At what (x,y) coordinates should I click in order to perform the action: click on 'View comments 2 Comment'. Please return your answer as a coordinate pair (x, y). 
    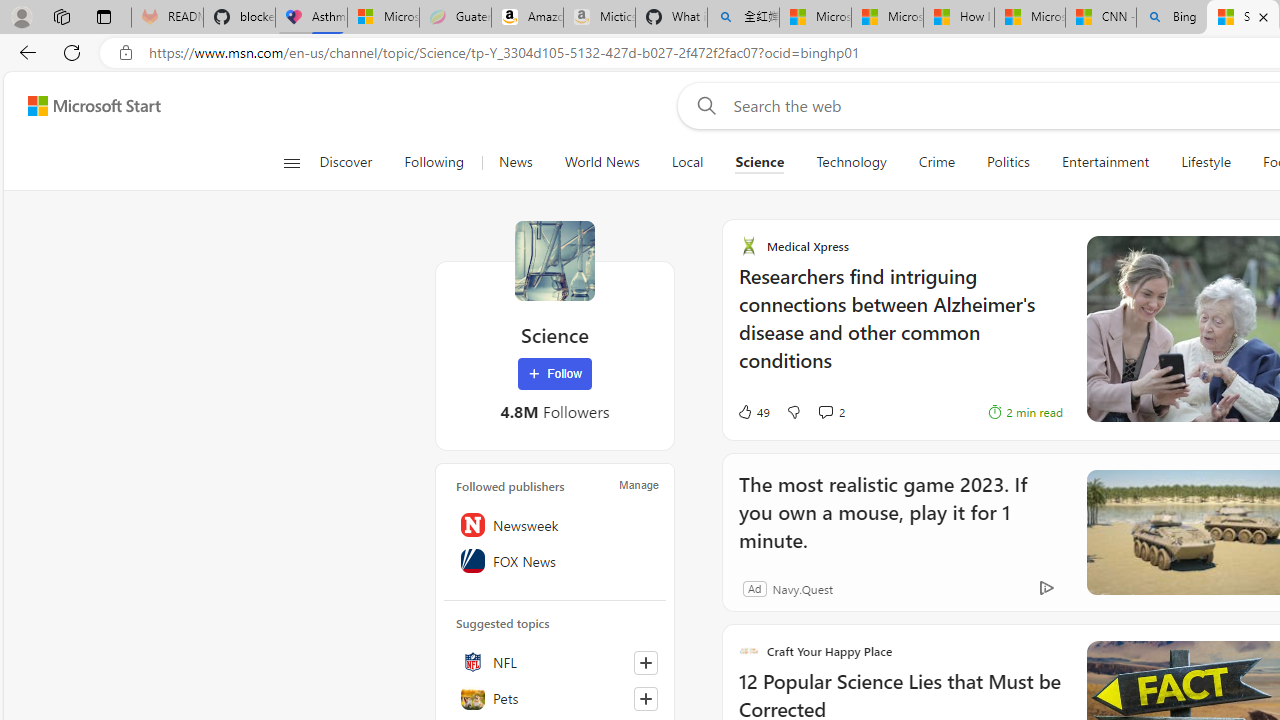
    Looking at the image, I should click on (825, 410).